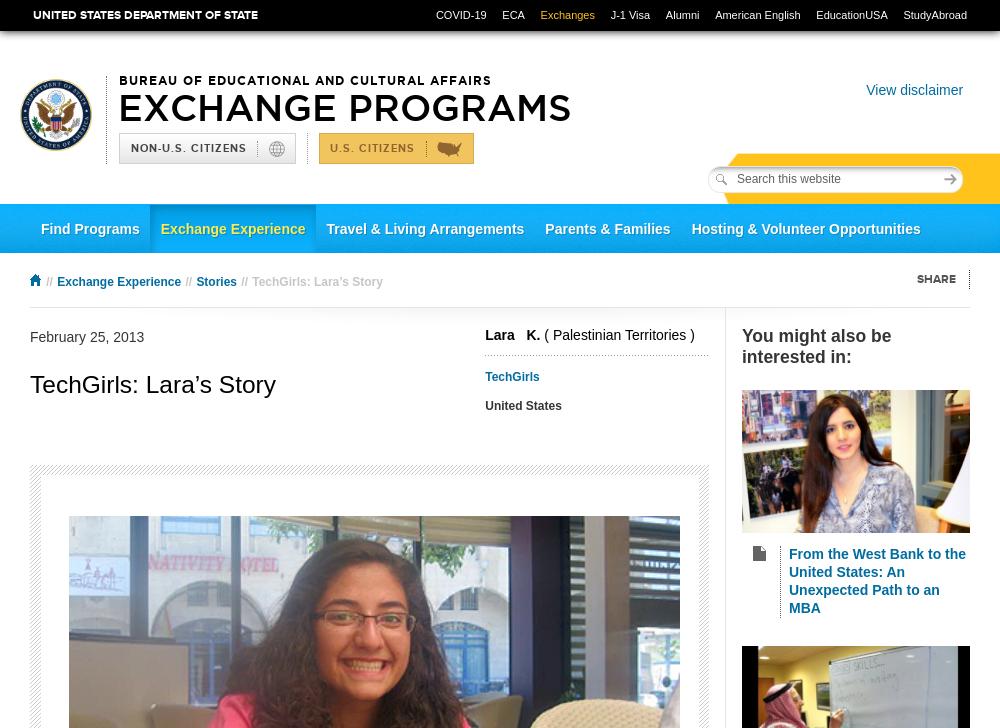 This screenshot has width=1000, height=728. Describe the element at coordinates (130, 148) in the screenshot. I see `'Non-U.S. Citizens'` at that location.